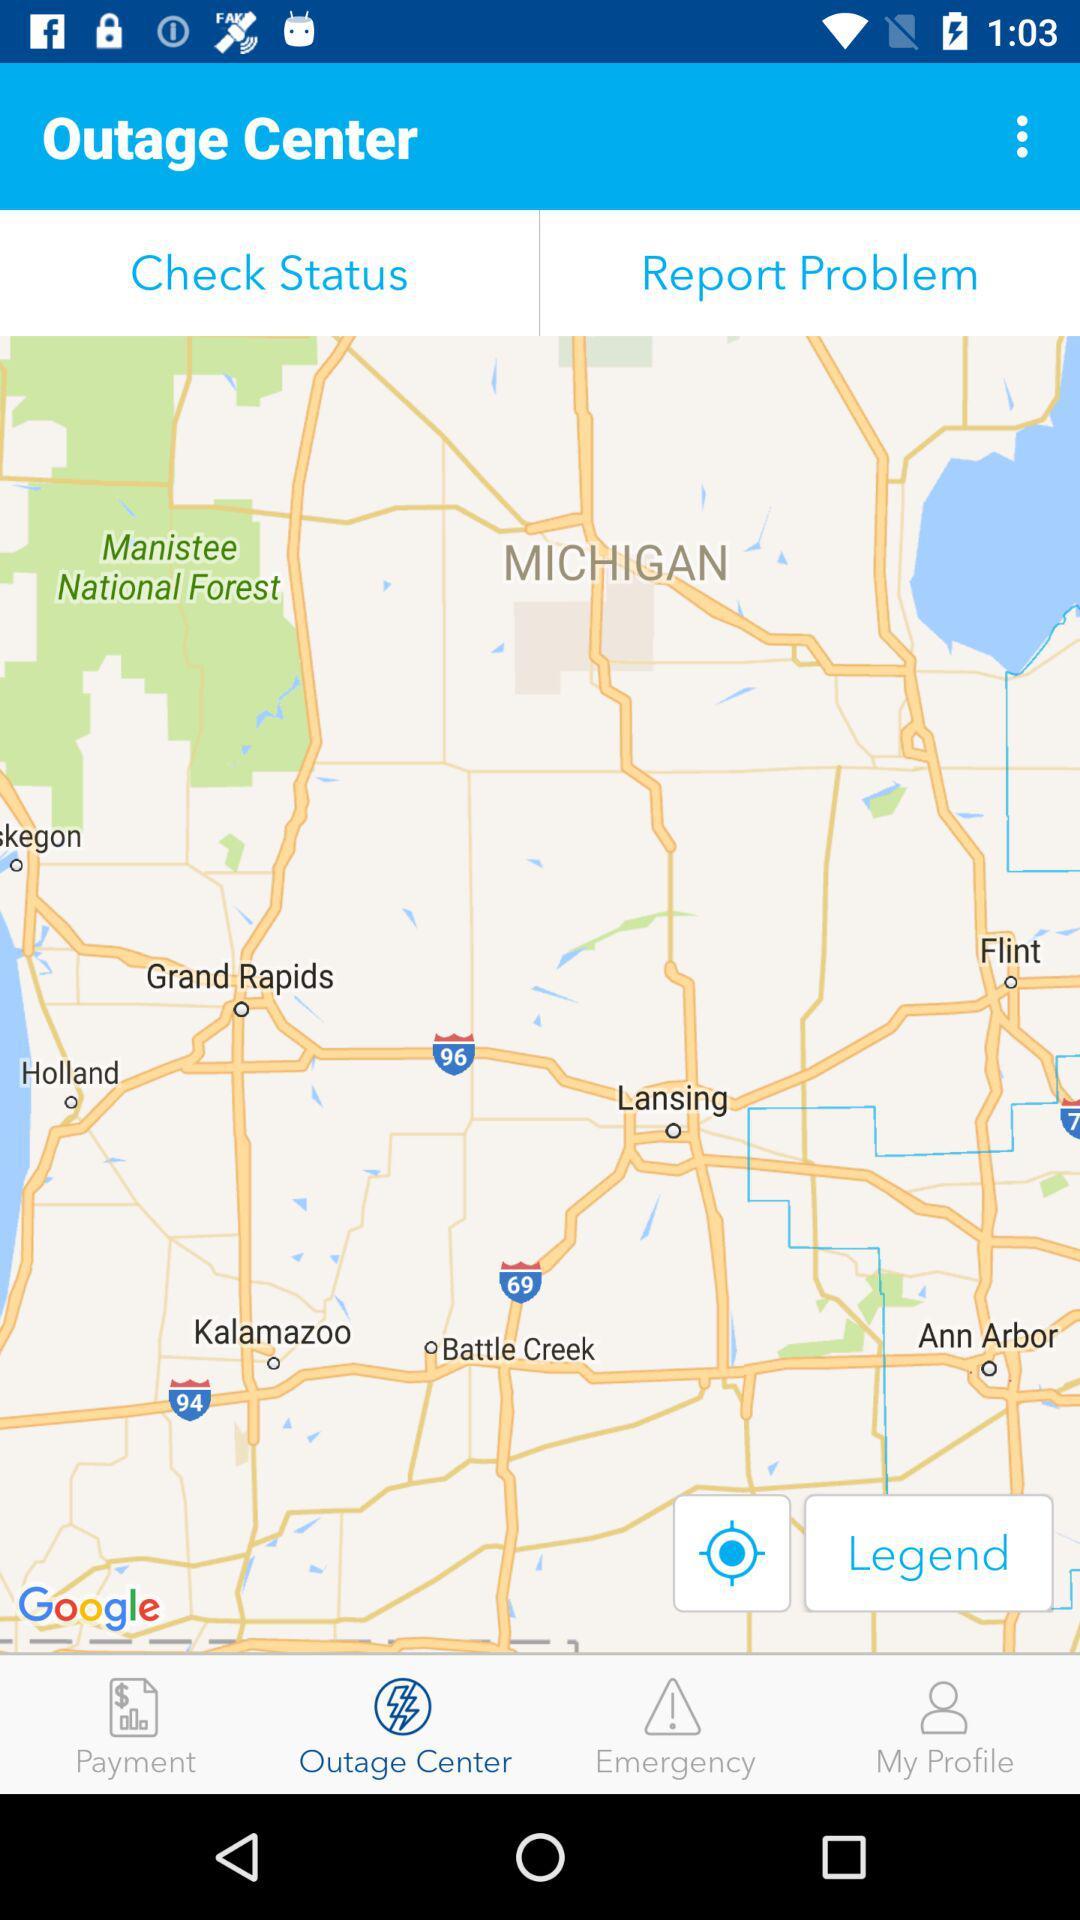  I want to click on the icon next to the outage center icon, so click(135, 1723).